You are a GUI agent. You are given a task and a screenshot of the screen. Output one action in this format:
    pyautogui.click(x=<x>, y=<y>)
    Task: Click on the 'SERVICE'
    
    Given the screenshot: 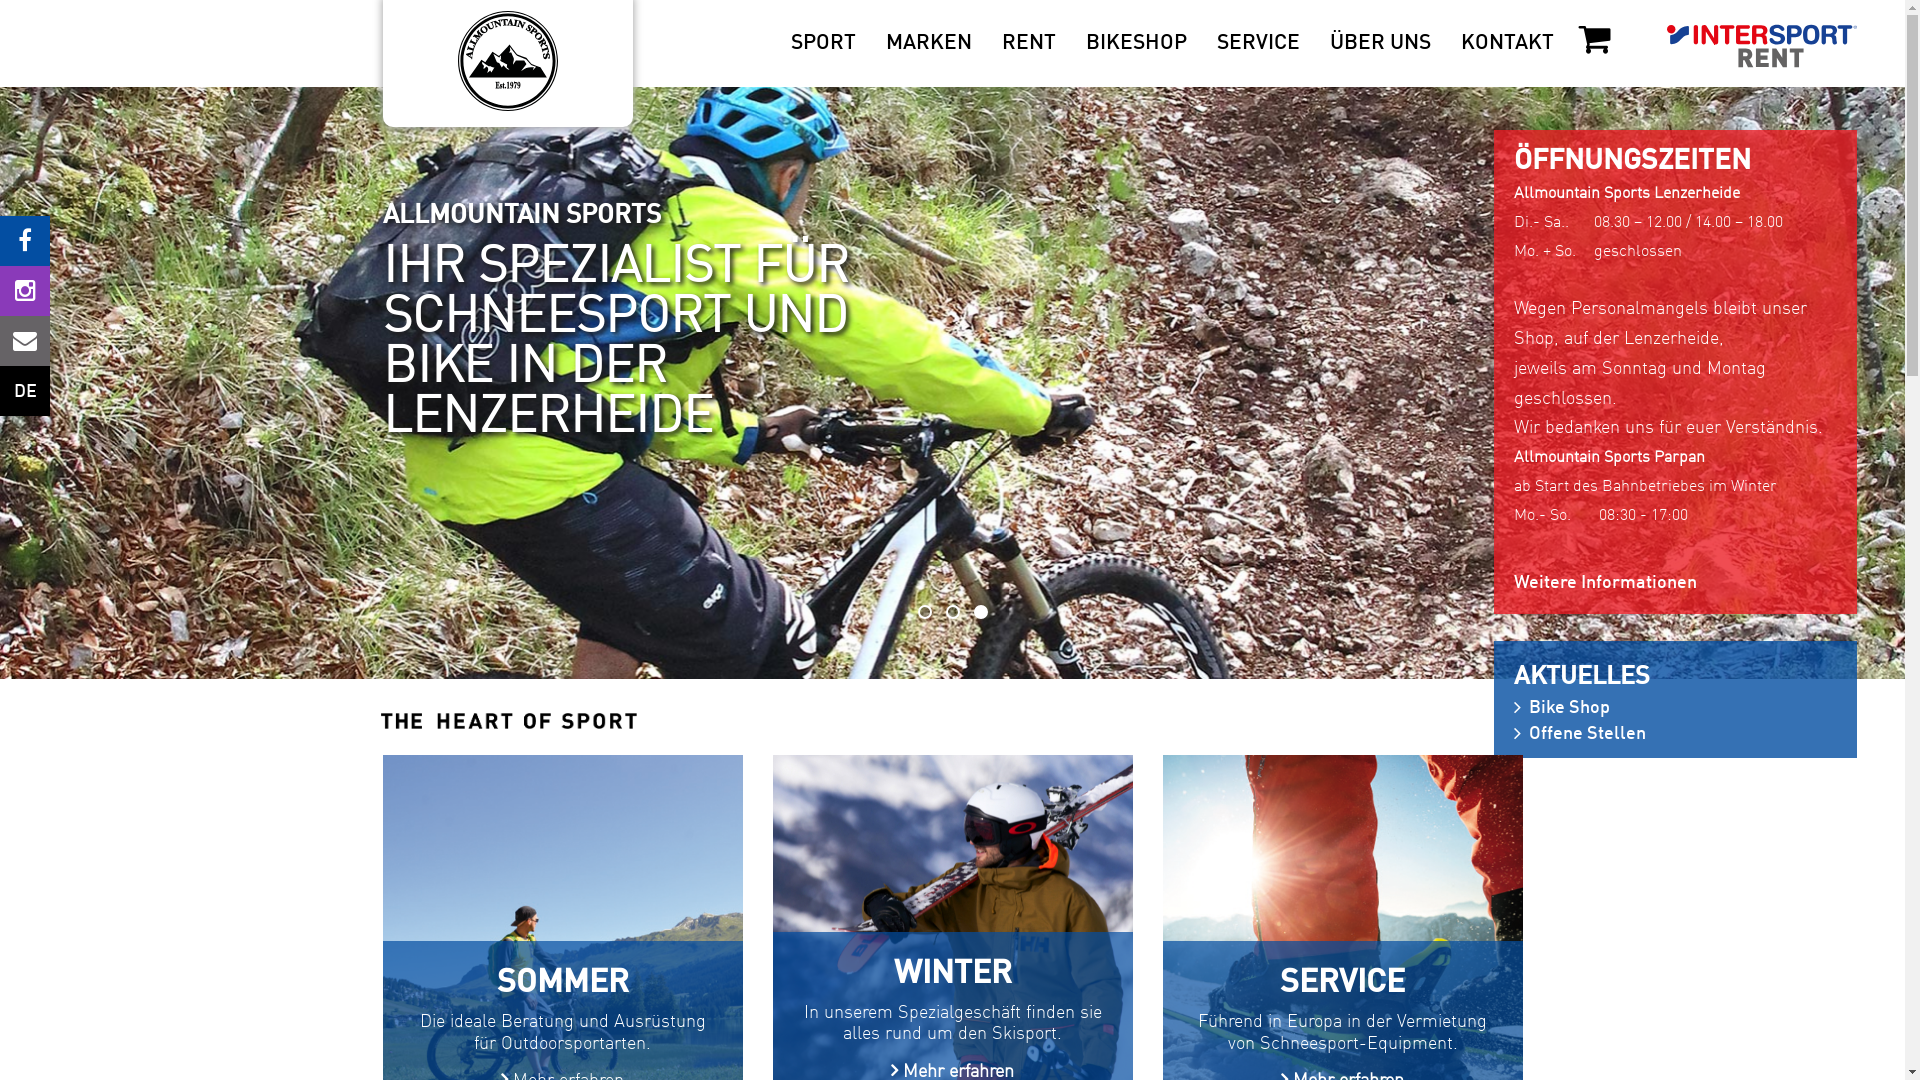 What is the action you would take?
    pyautogui.click(x=1257, y=43)
    